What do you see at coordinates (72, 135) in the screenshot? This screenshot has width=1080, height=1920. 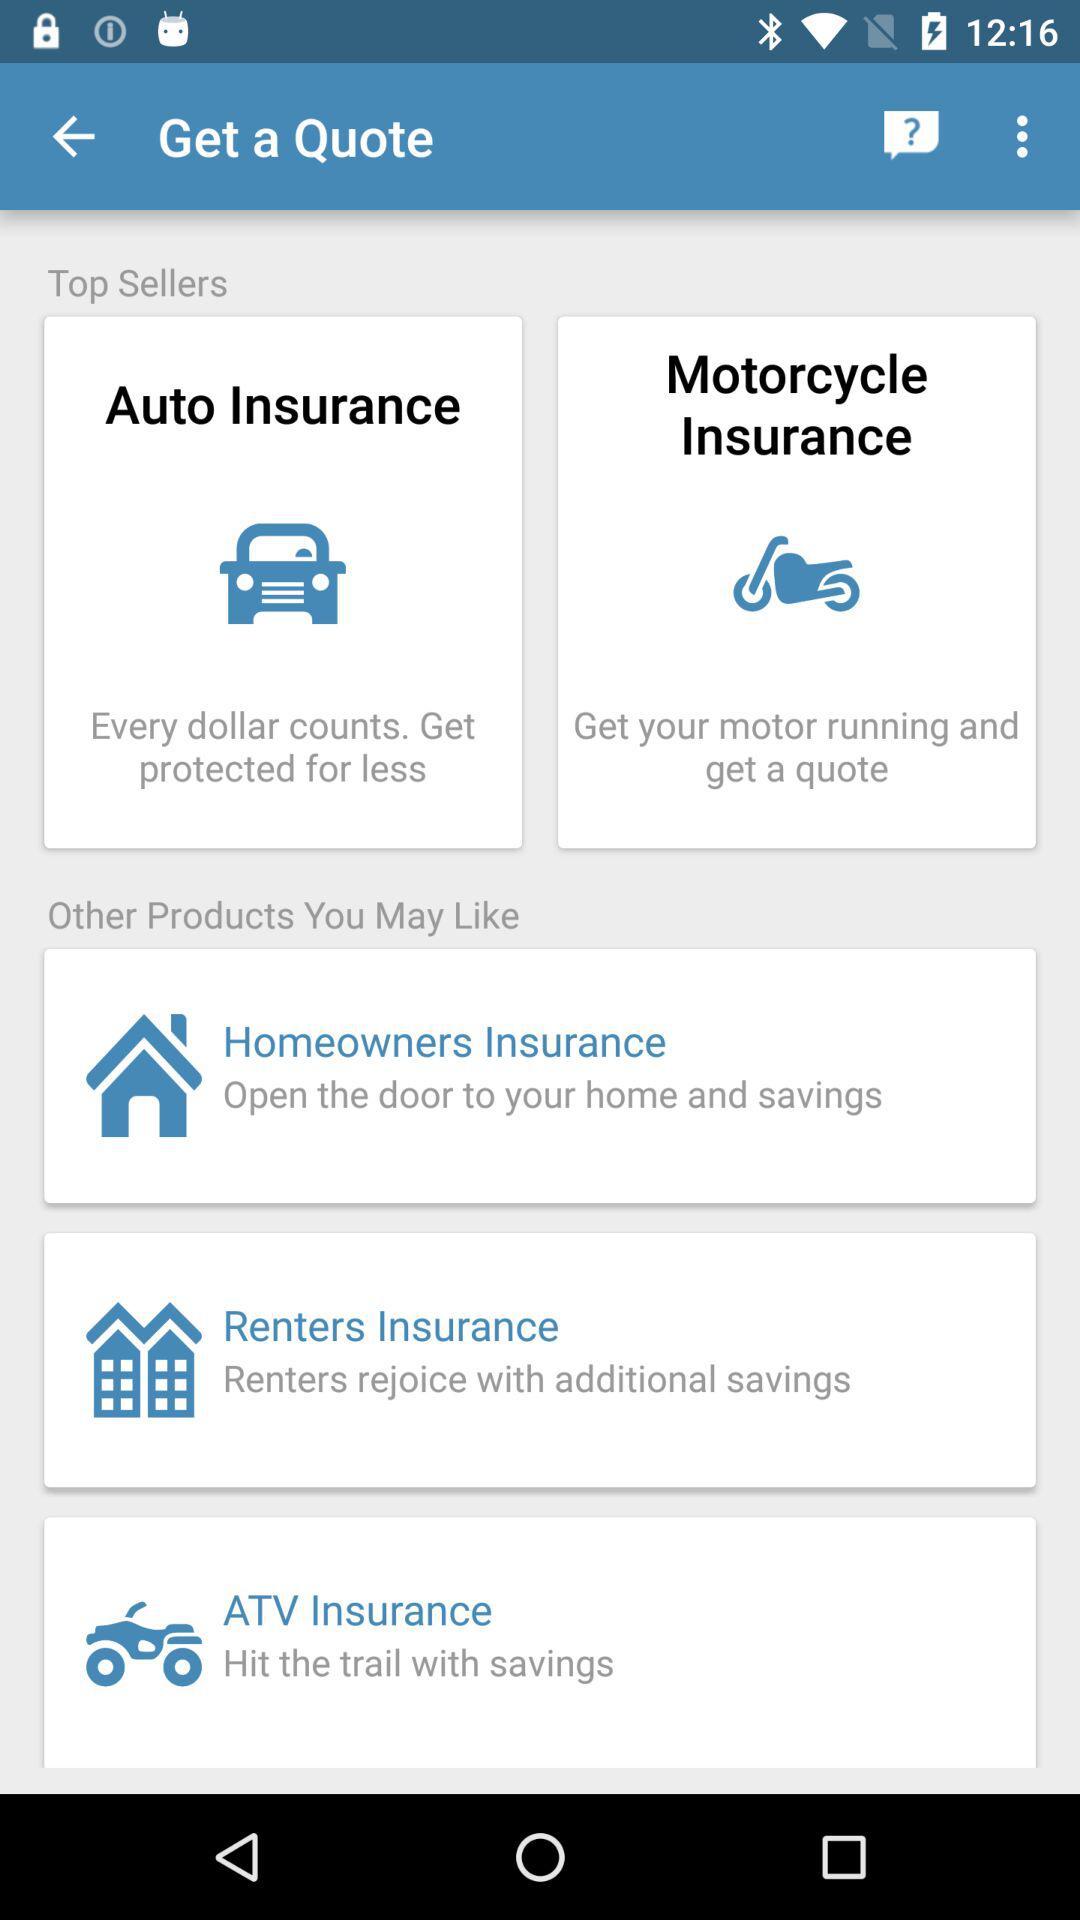 I see `the icon next to get a quote item` at bounding box center [72, 135].